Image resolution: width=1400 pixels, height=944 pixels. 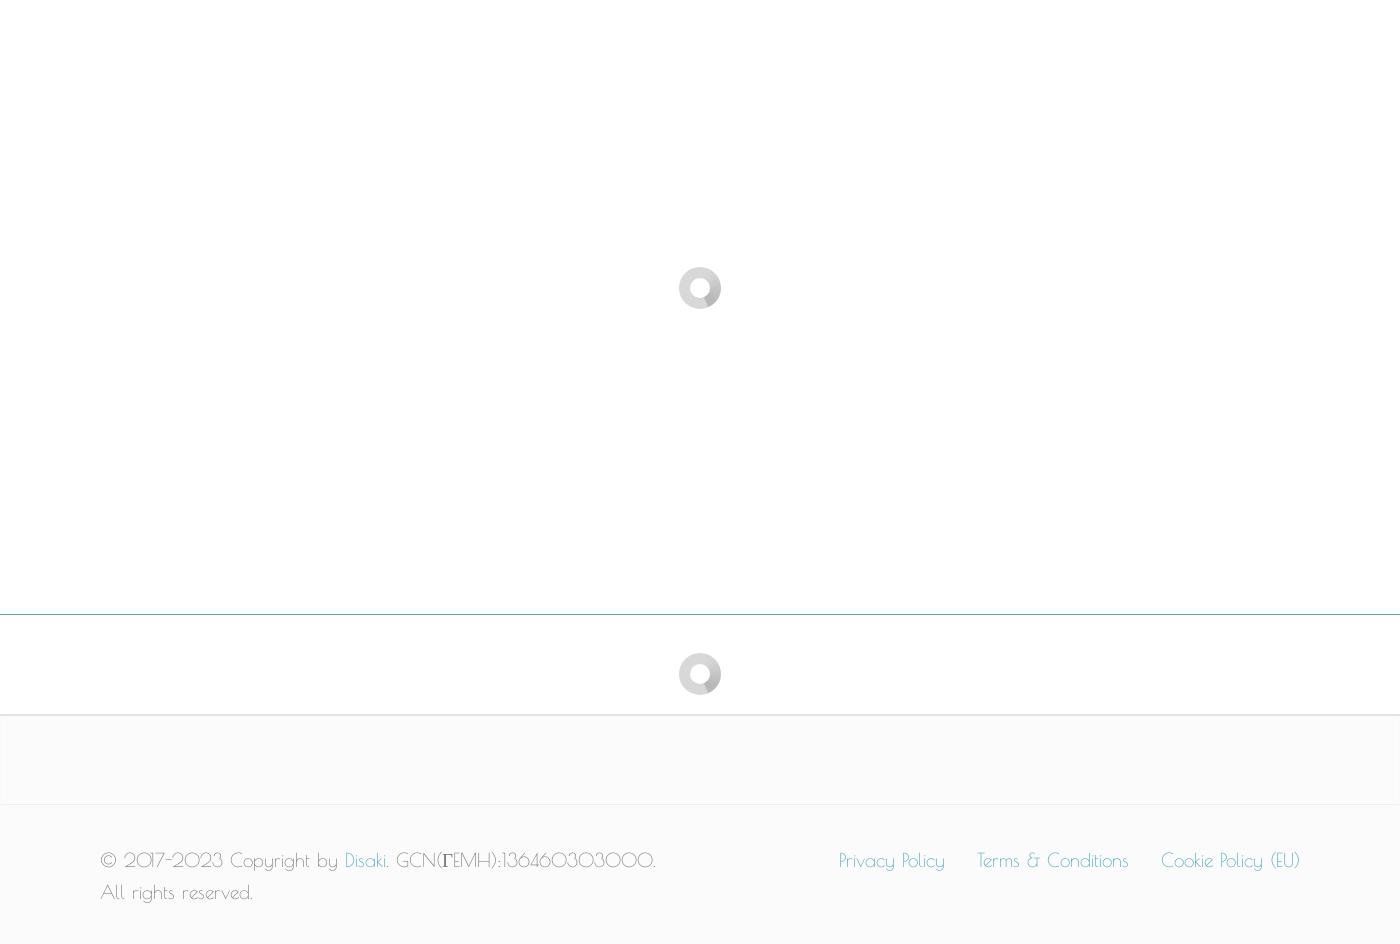 I want to click on 'Bill & Coo Coast Suites', so click(x=397, y=351).